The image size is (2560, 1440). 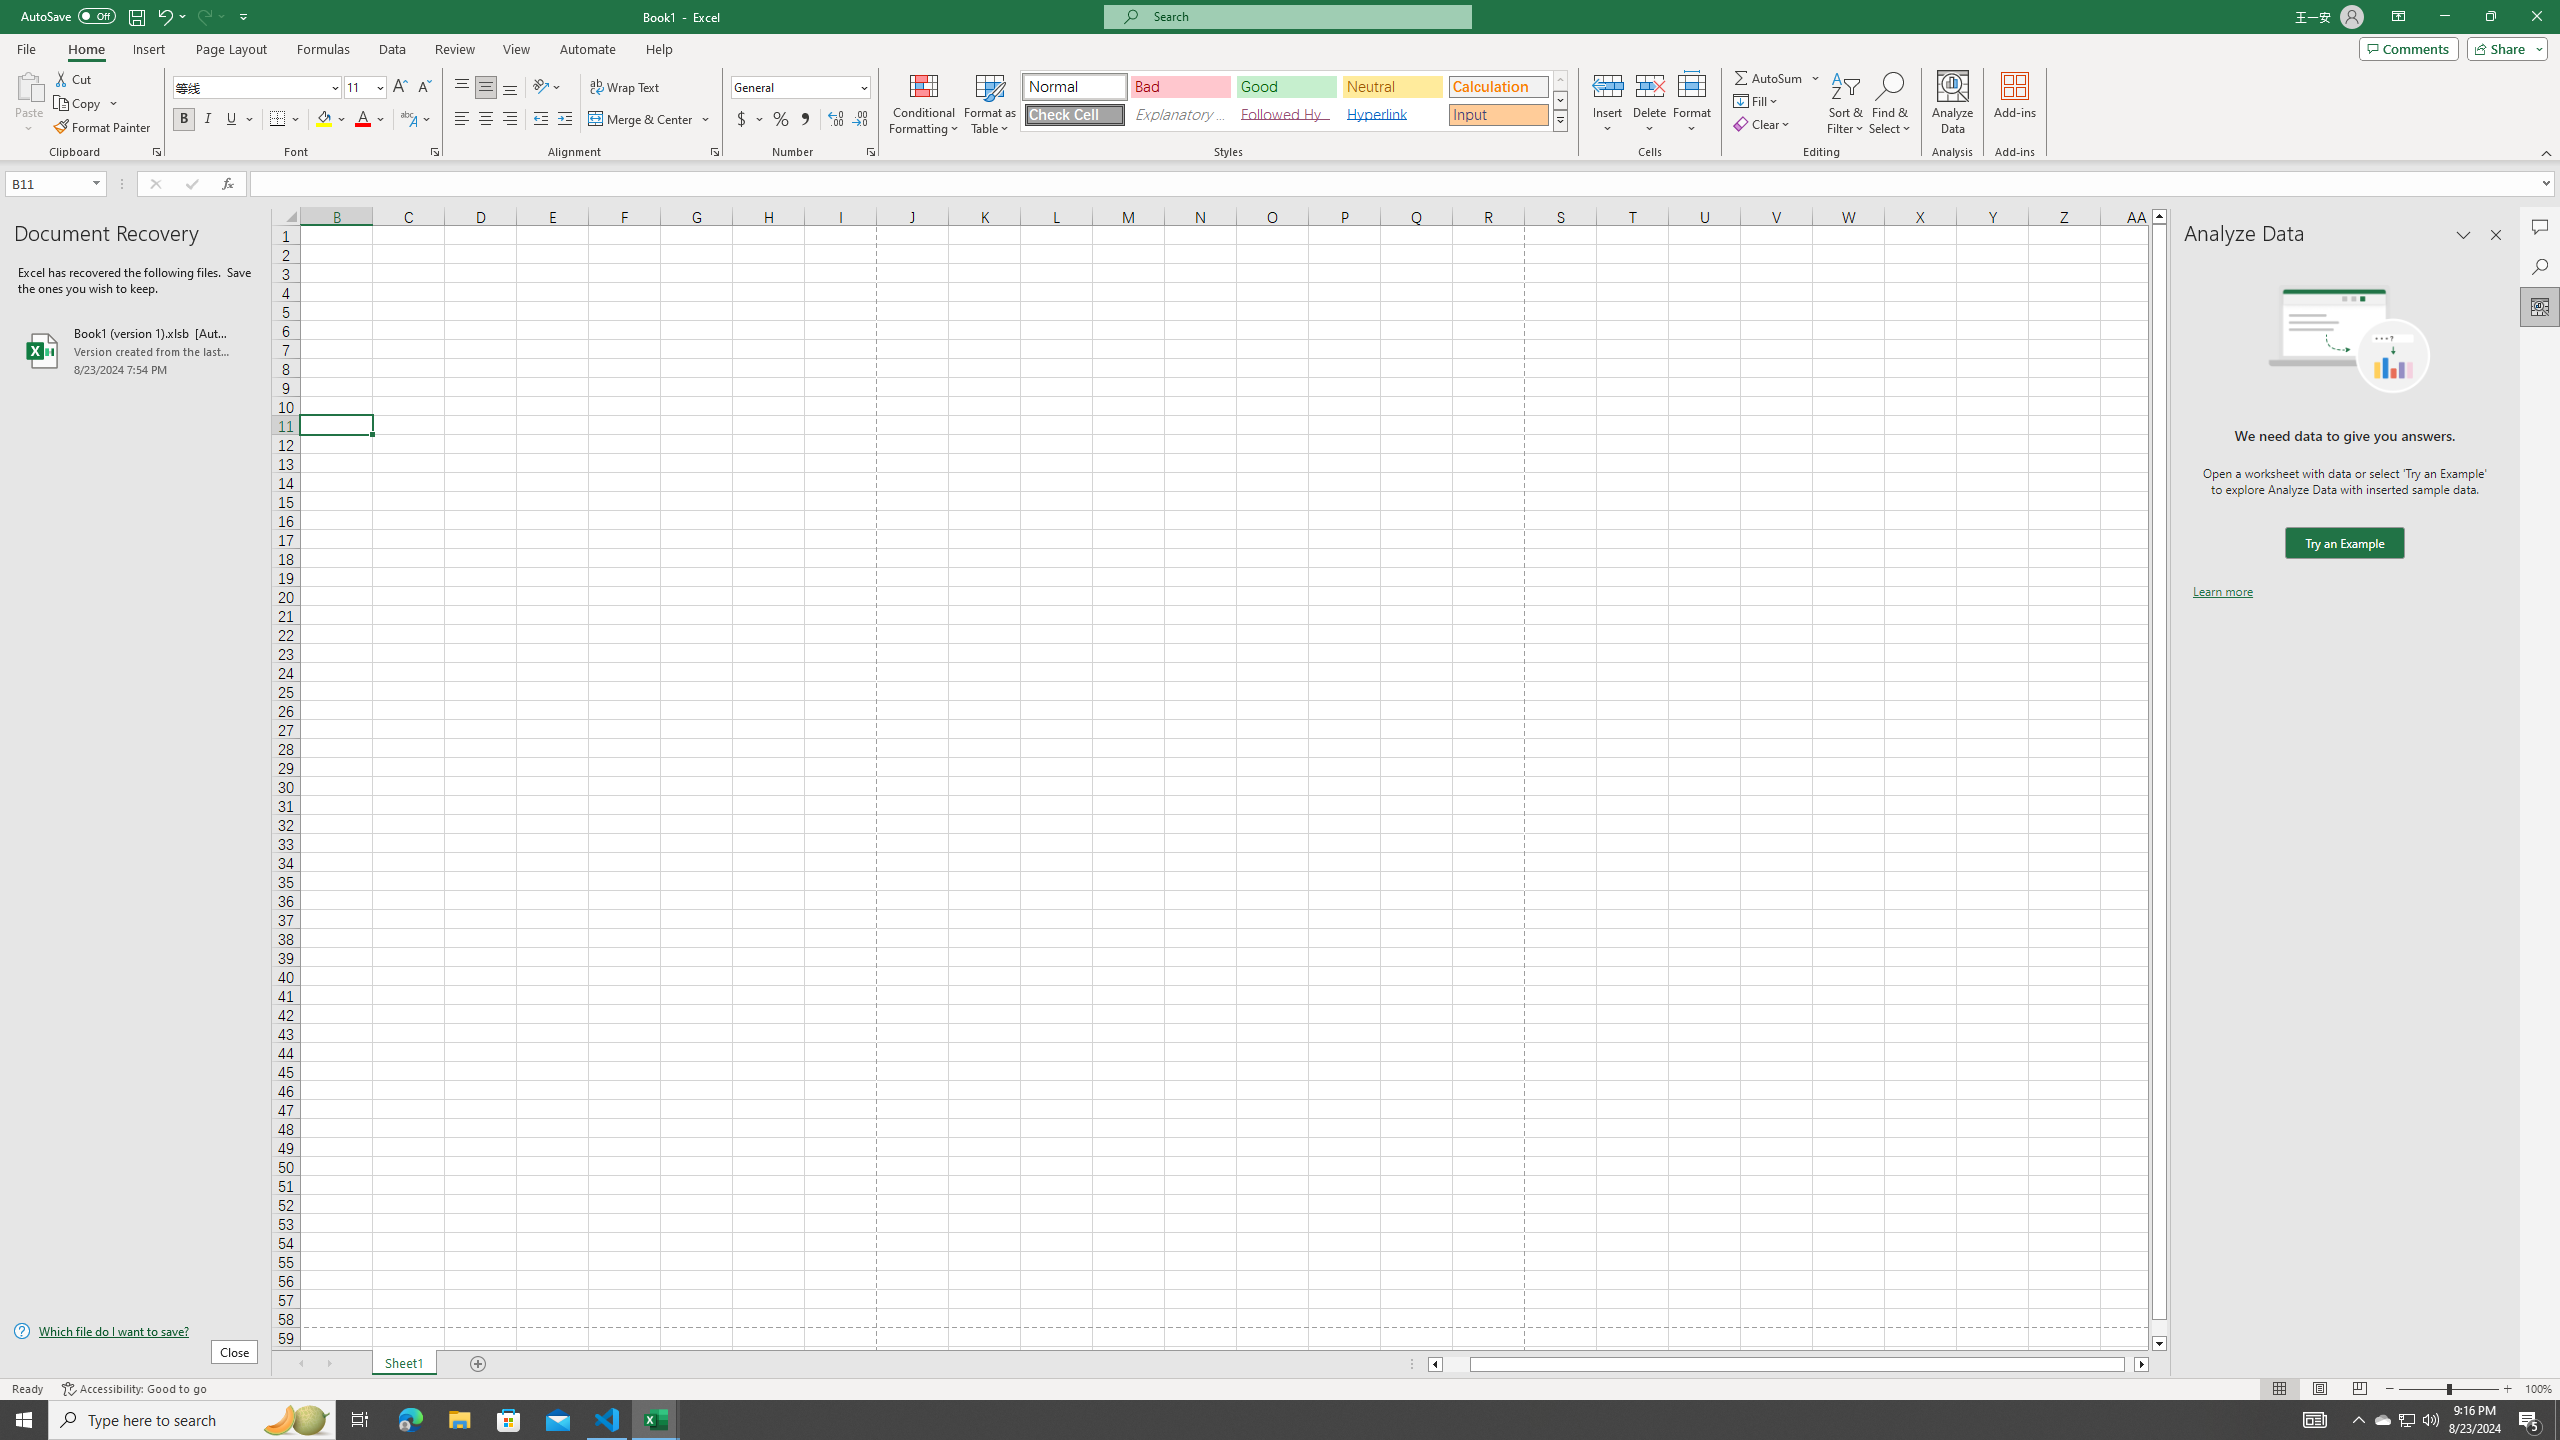 What do you see at coordinates (277, 118) in the screenshot?
I see `'Bottom Border'` at bounding box center [277, 118].